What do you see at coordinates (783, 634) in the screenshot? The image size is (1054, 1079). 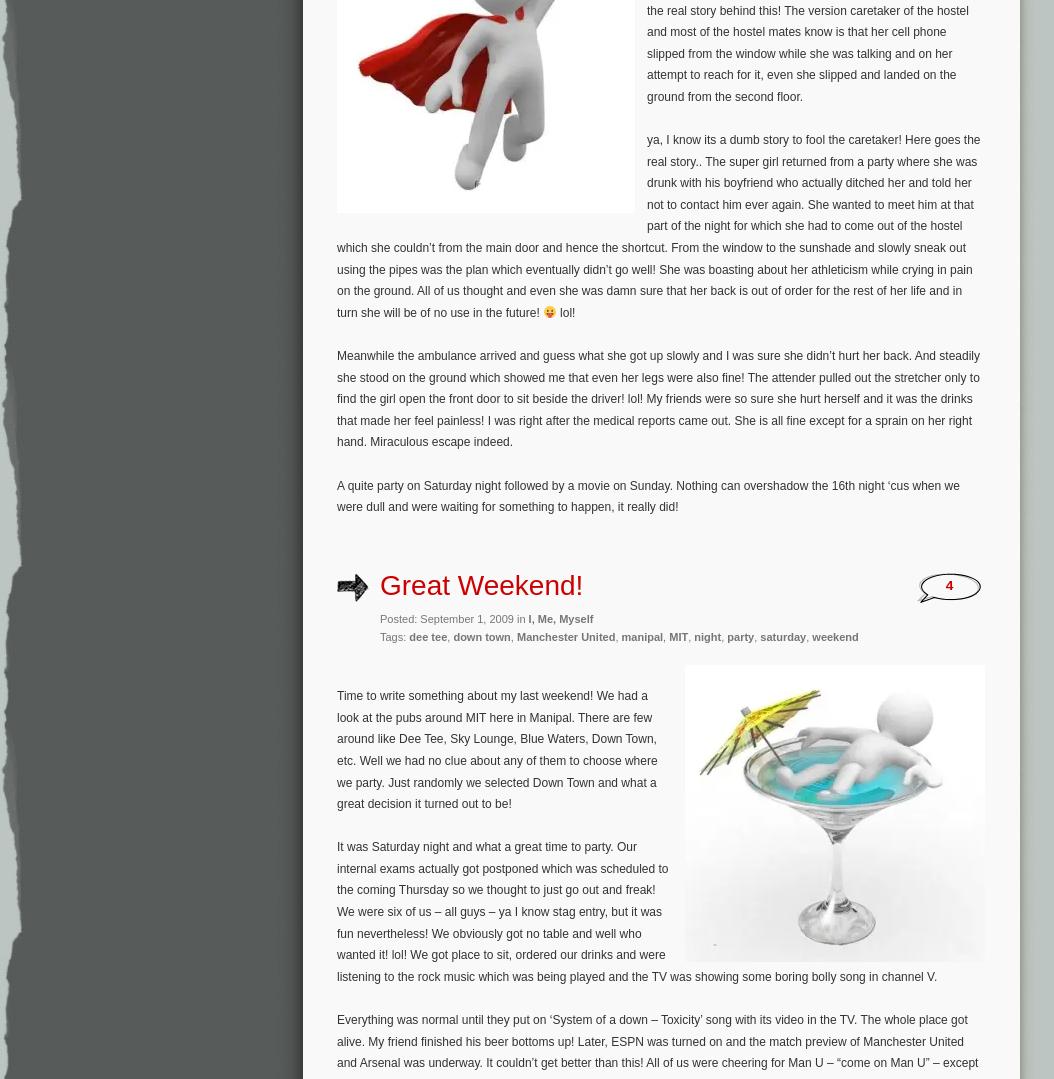 I see `'saturday'` at bounding box center [783, 634].